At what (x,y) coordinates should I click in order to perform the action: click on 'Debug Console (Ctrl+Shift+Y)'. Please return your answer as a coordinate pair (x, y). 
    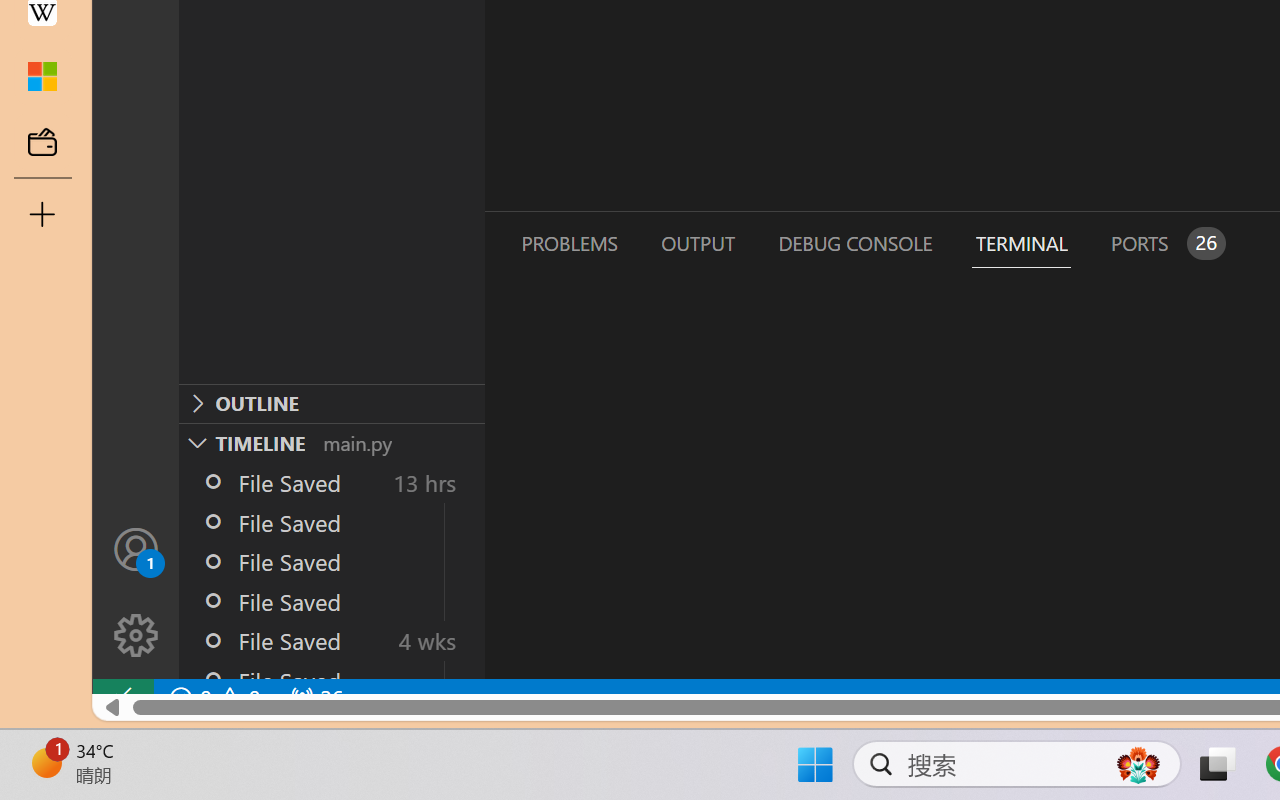
    Looking at the image, I should click on (854, 242).